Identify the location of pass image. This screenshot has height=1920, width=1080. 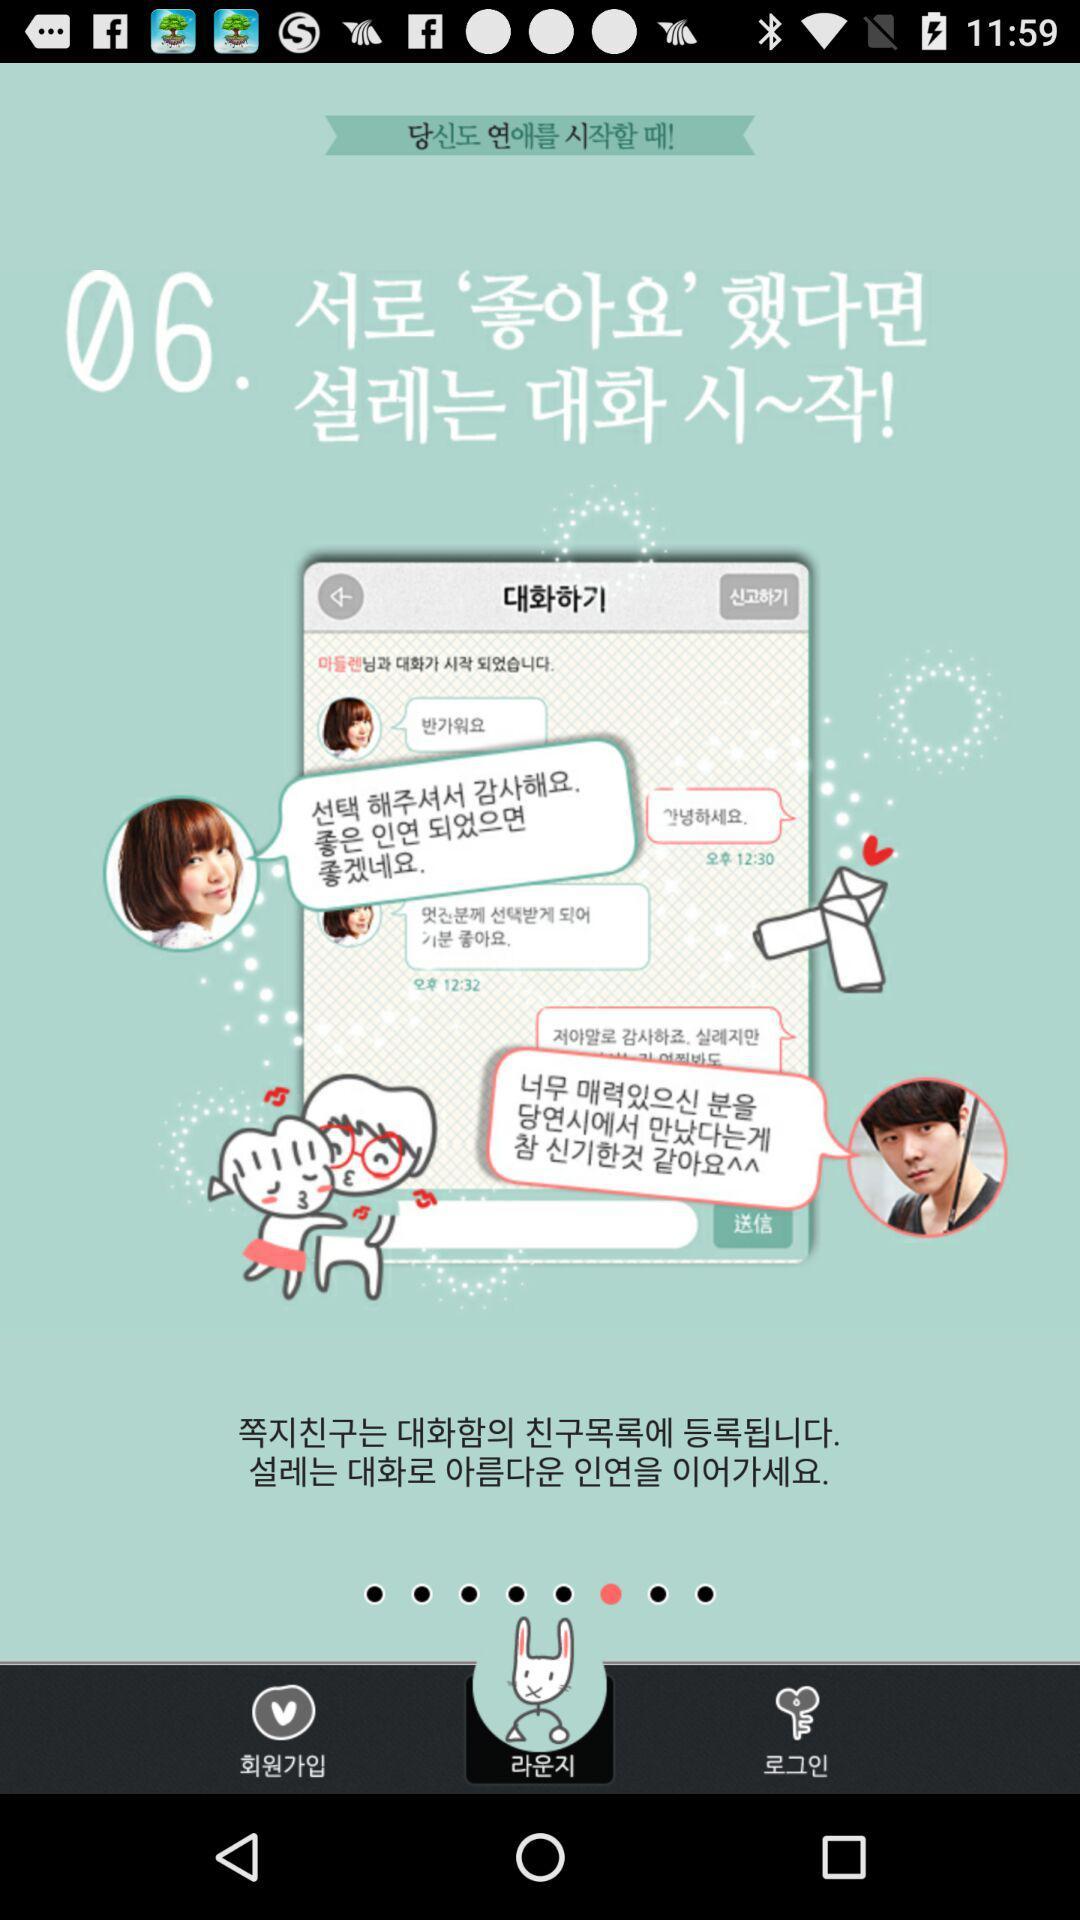
(609, 1593).